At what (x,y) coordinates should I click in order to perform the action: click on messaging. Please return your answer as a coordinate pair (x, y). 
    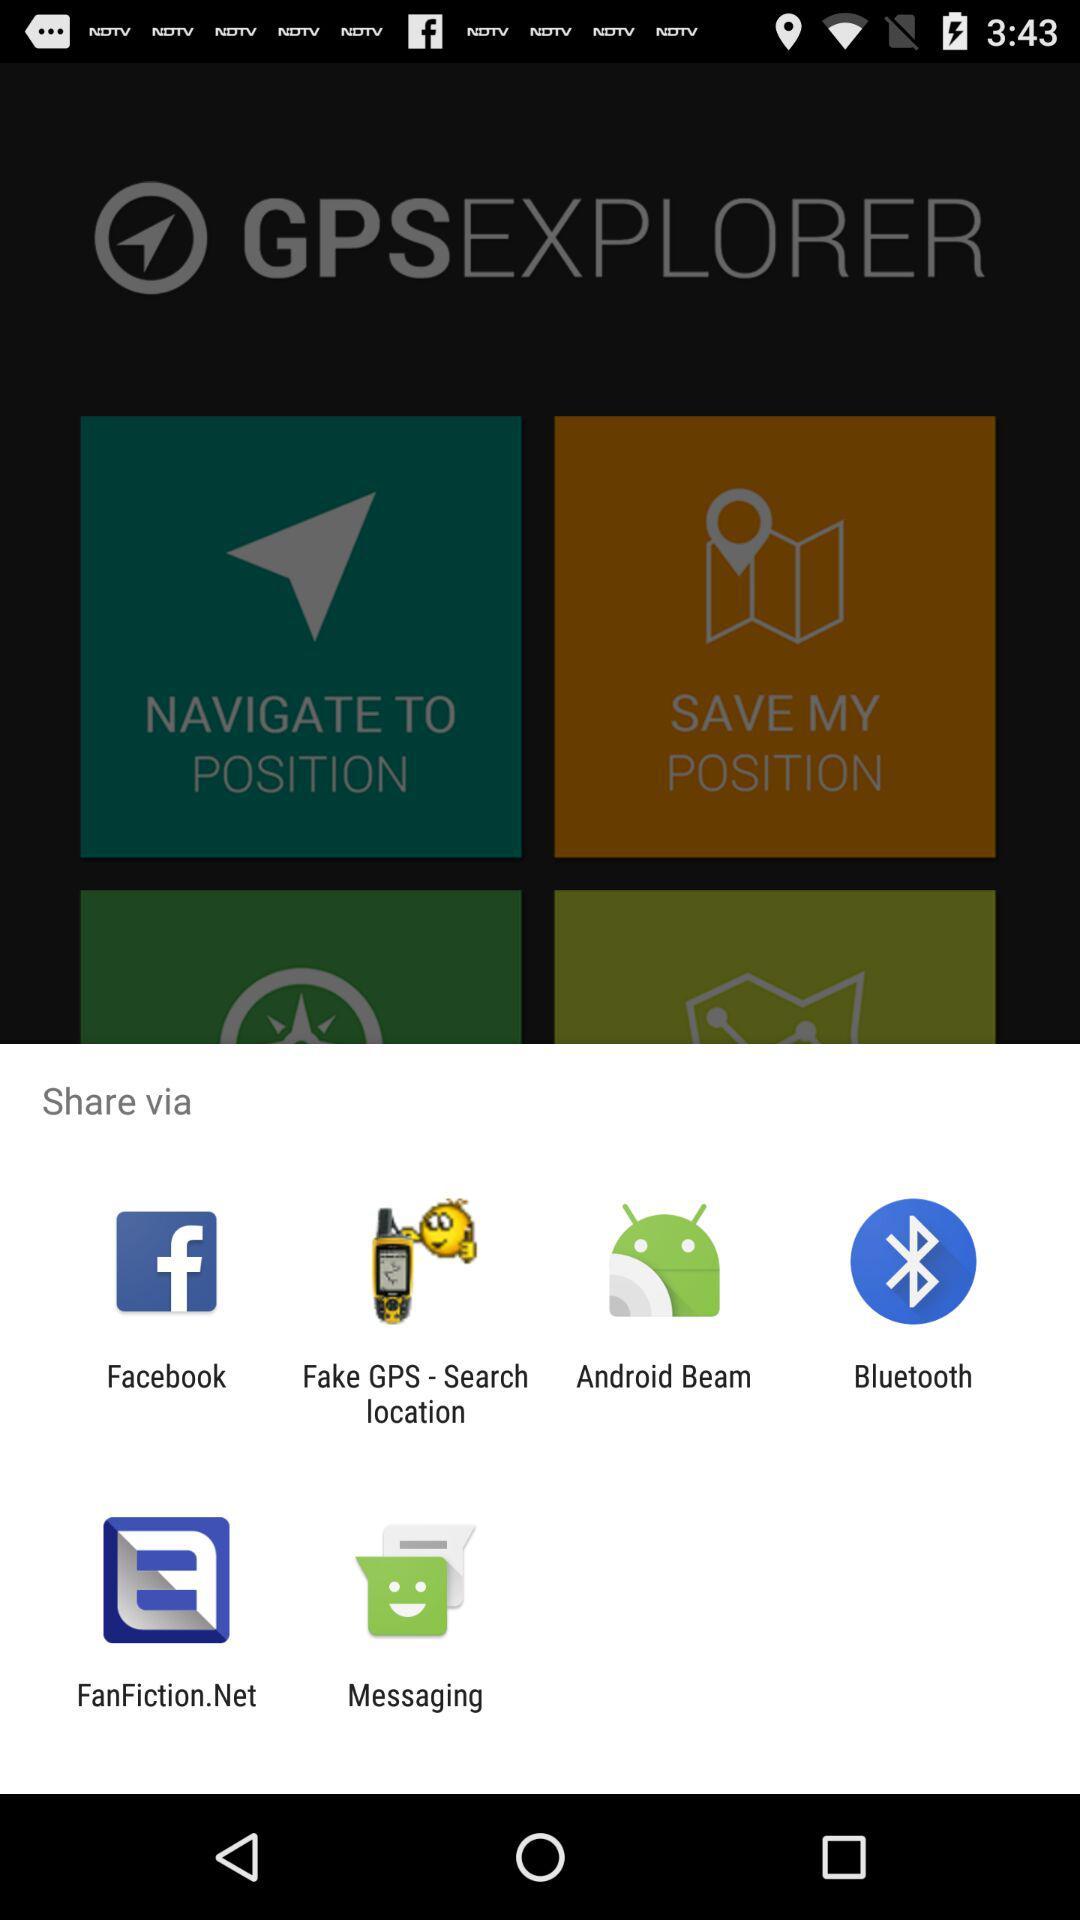
    Looking at the image, I should click on (414, 1711).